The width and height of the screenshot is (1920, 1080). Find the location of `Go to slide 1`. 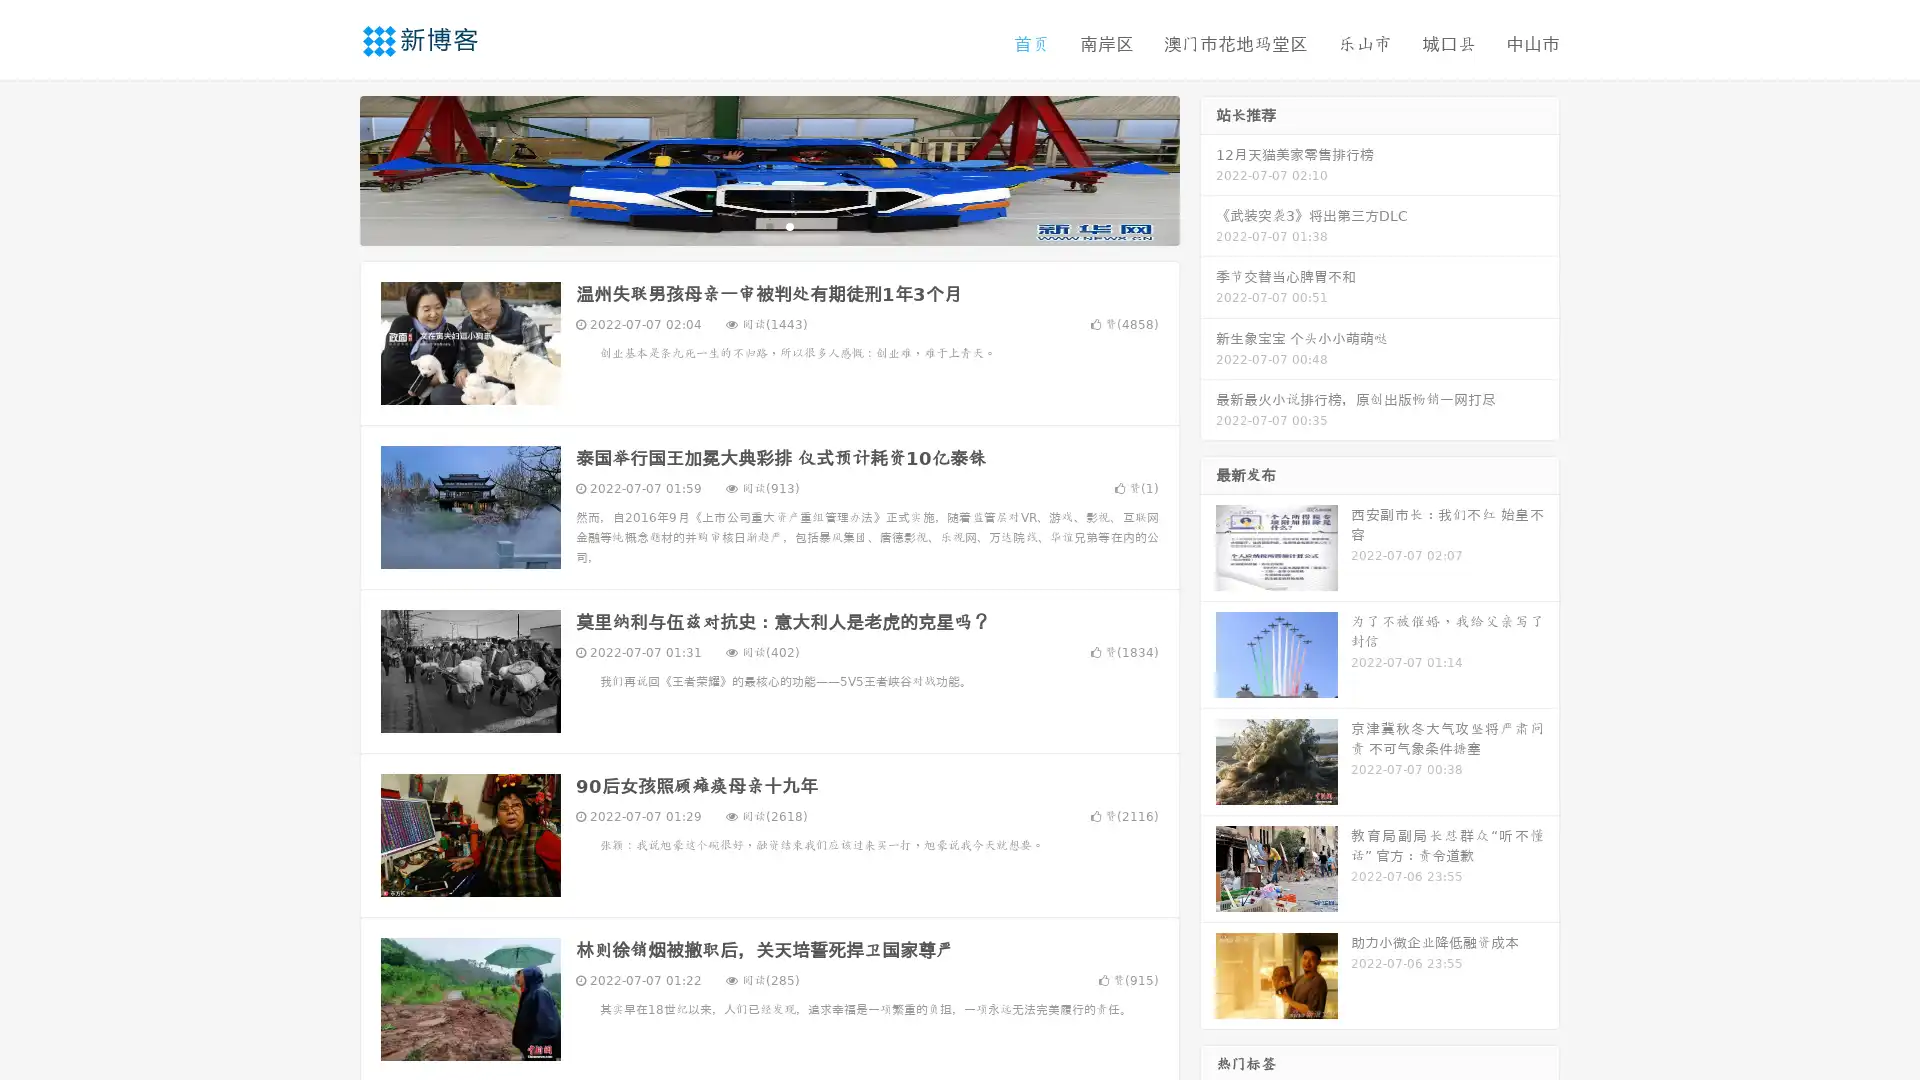

Go to slide 1 is located at coordinates (748, 225).